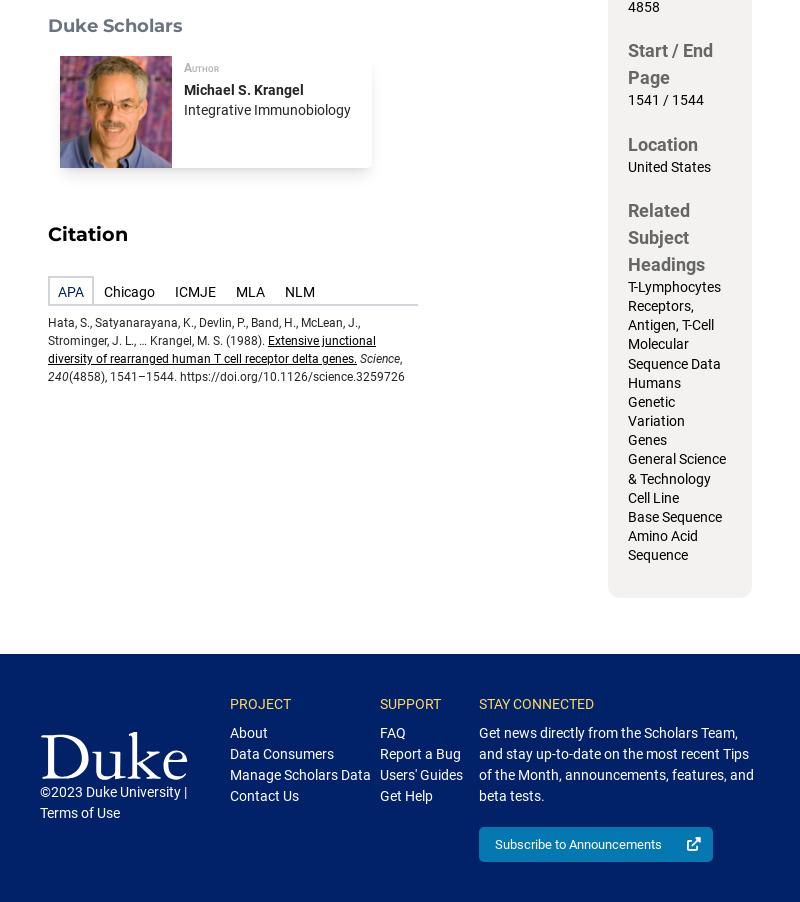 The image size is (800, 902). What do you see at coordinates (616, 762) in the screenshot?
I see `'Get news directly from the Scholars Team,
              and stay up-to-date on the most recent Tips of the Month,
              announcements, features, and beta tests.'` at bounding box center [616, 762].